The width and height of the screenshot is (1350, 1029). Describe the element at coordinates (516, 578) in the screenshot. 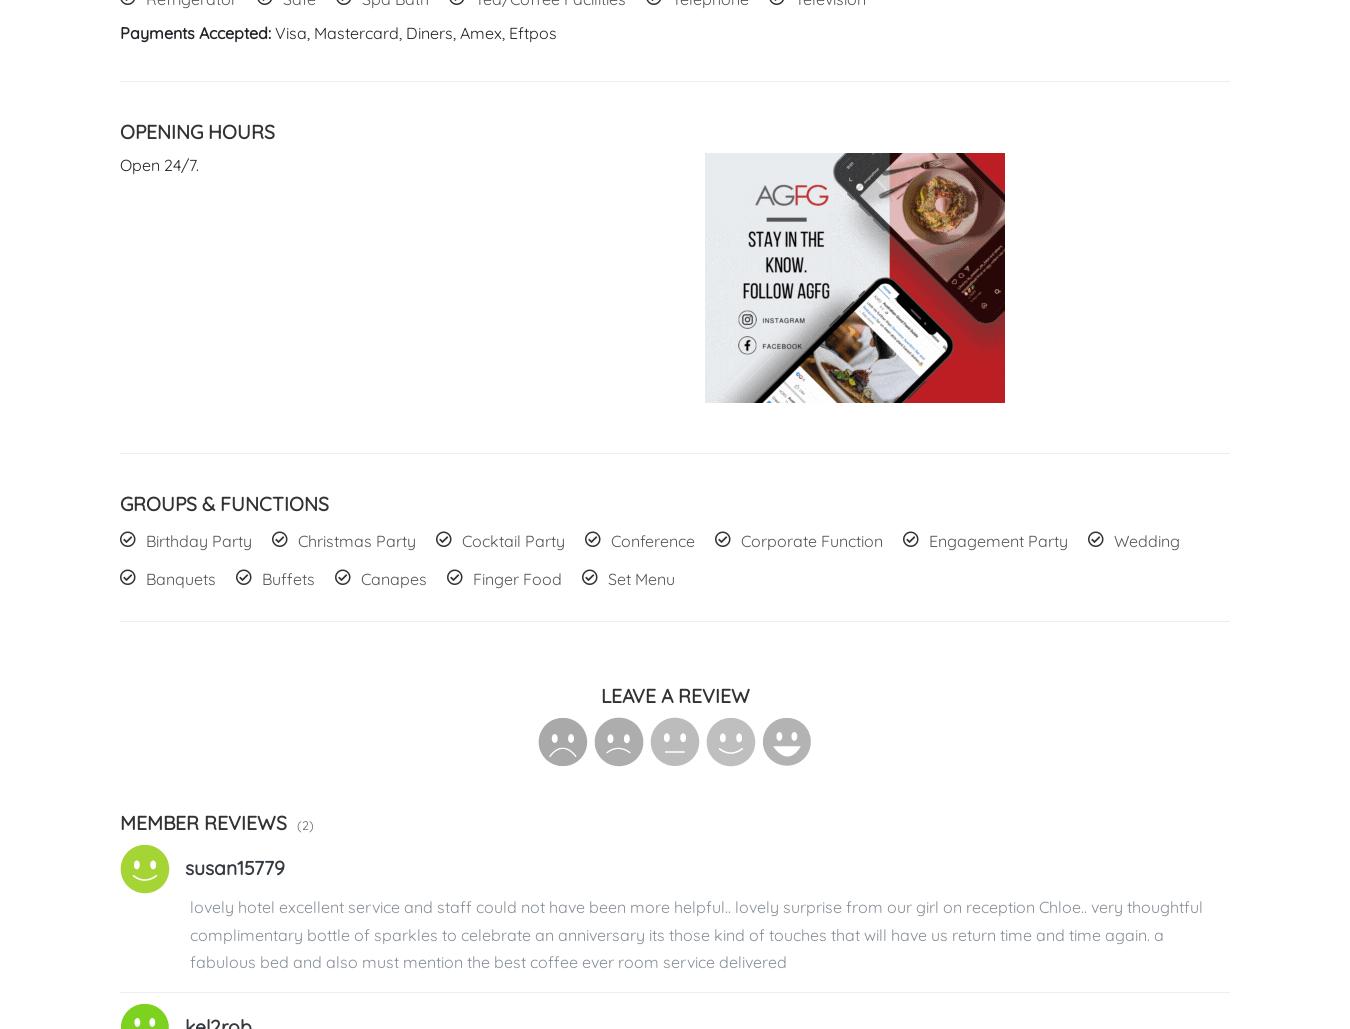

I see `'Finger Food'` at that location.